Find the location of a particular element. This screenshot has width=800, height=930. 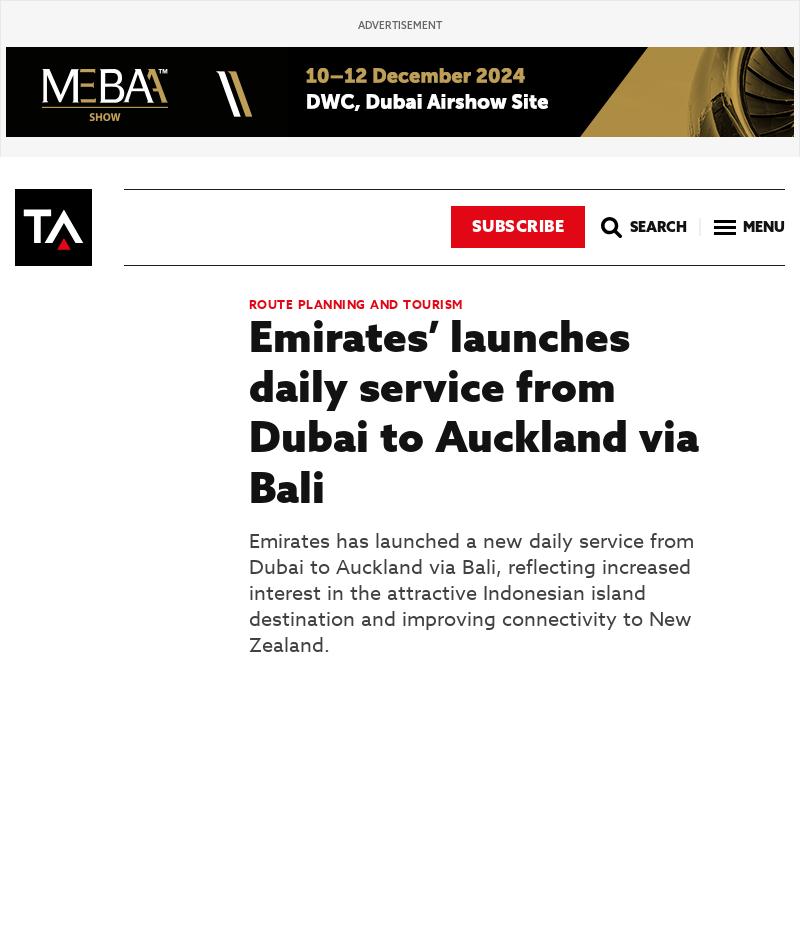

'2' is located at coordinates (32, 320).